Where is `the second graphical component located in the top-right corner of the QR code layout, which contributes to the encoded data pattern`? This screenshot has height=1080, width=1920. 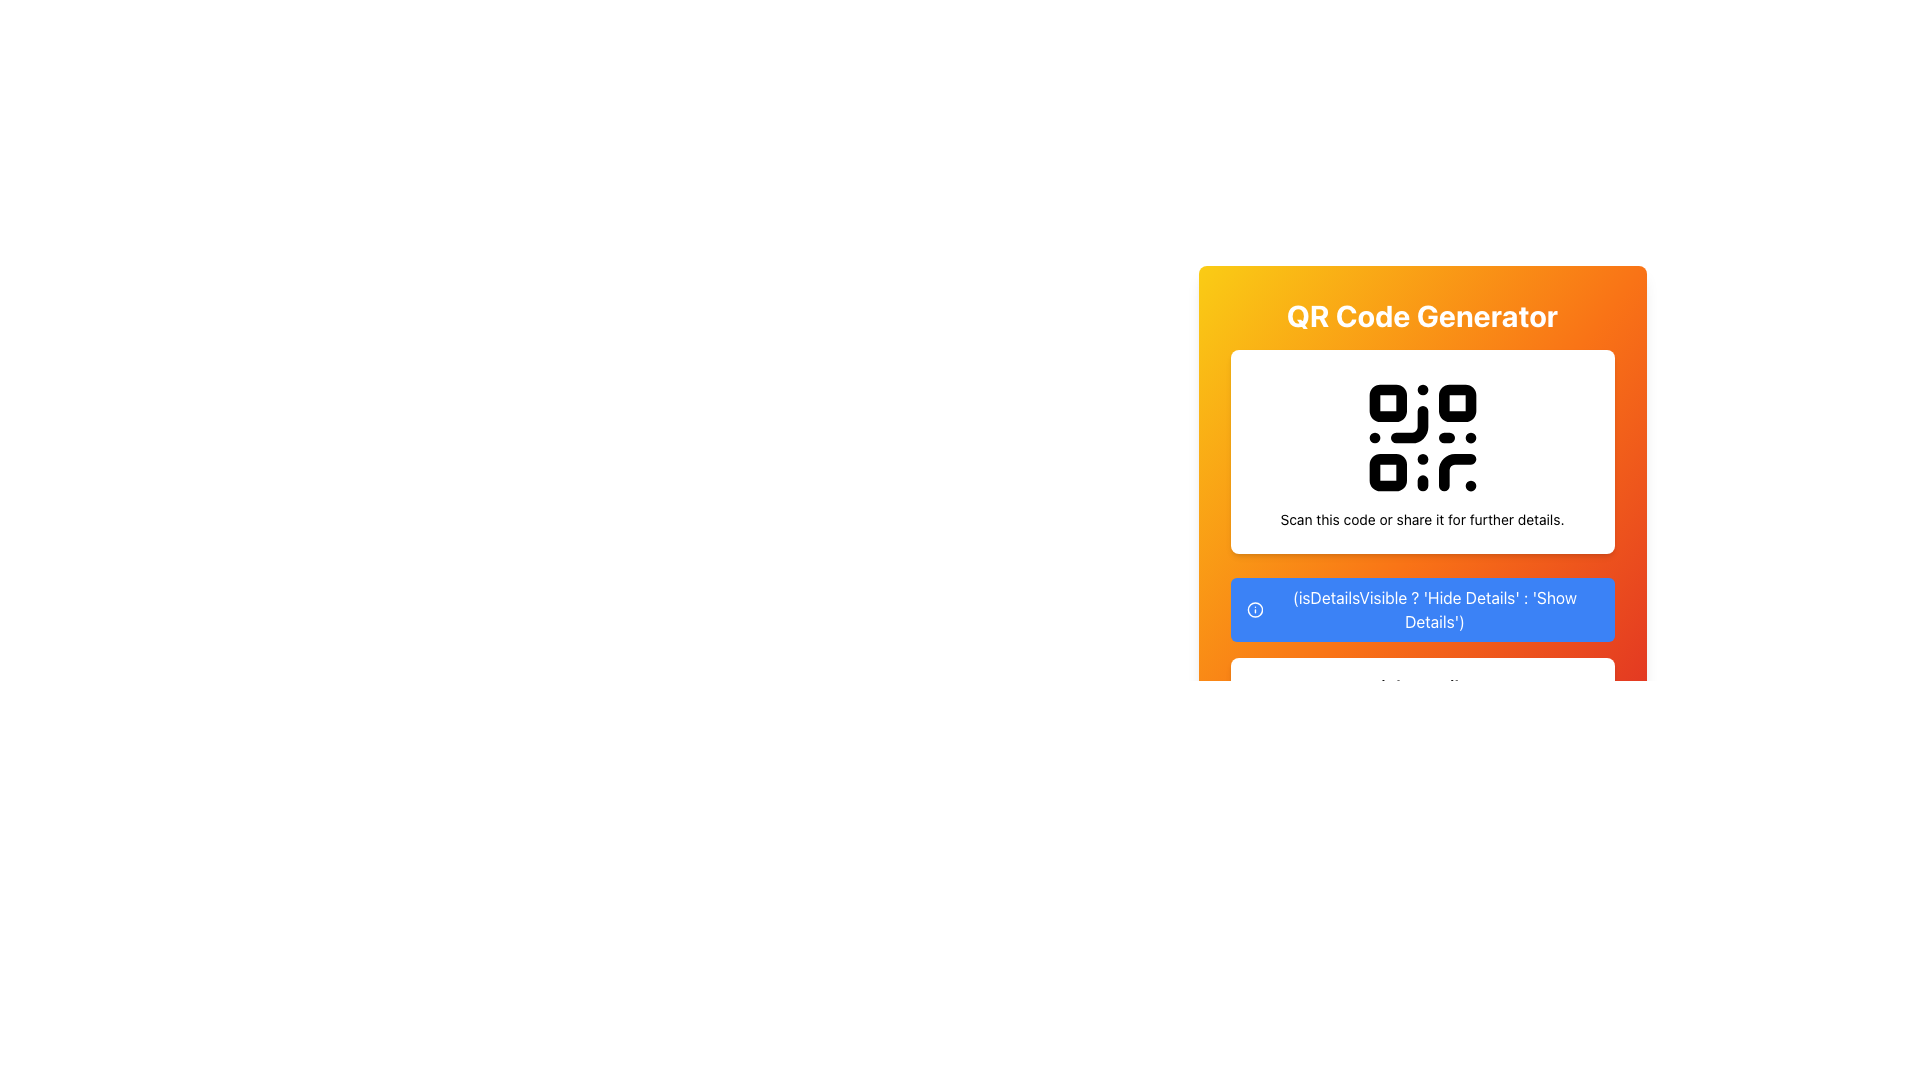
the second graphical component located in the top-right corner of the QR code layout, which contributes to the encoded data pattern is located at coordinates (1457, 403).